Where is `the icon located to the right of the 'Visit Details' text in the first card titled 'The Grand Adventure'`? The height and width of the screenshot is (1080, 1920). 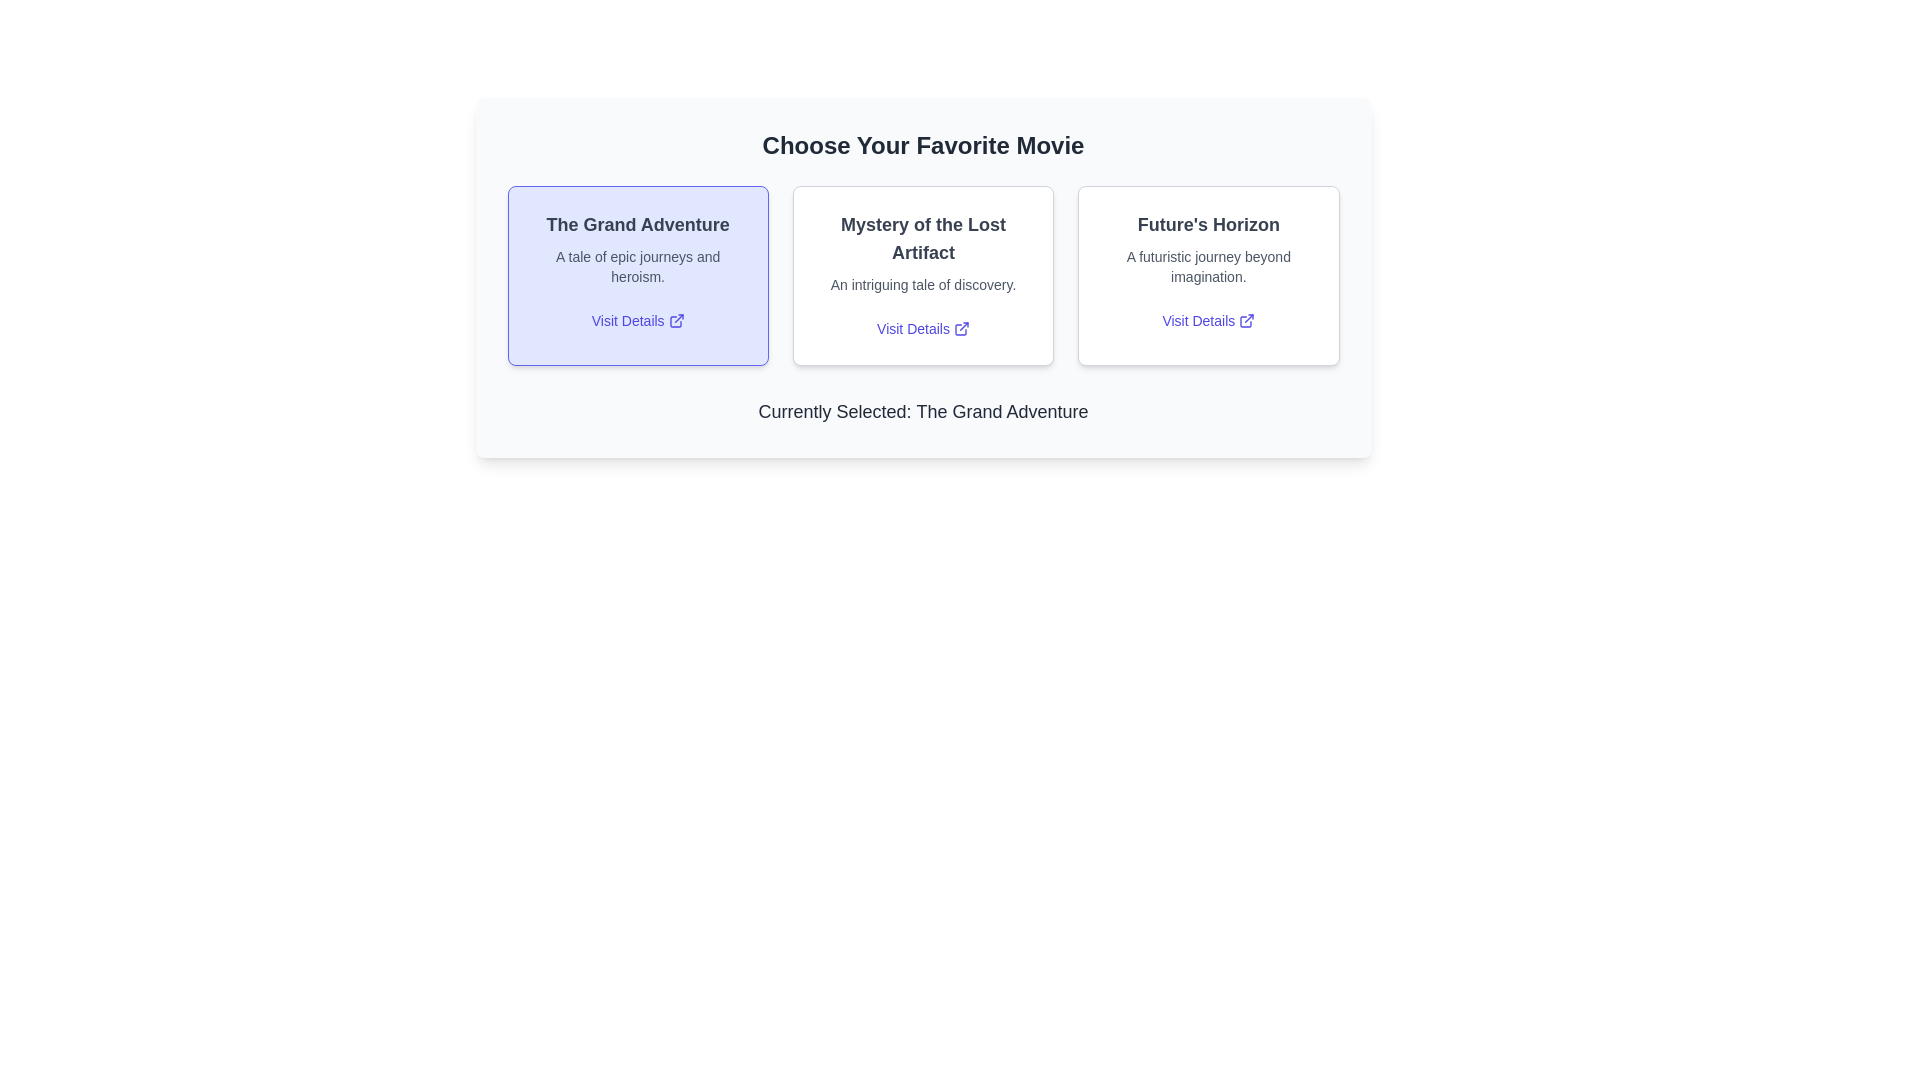
the icon located to the right of the 'Visit Details' text in the first card titled 'The Grand Adventure' is located at coordinates (676, 319).